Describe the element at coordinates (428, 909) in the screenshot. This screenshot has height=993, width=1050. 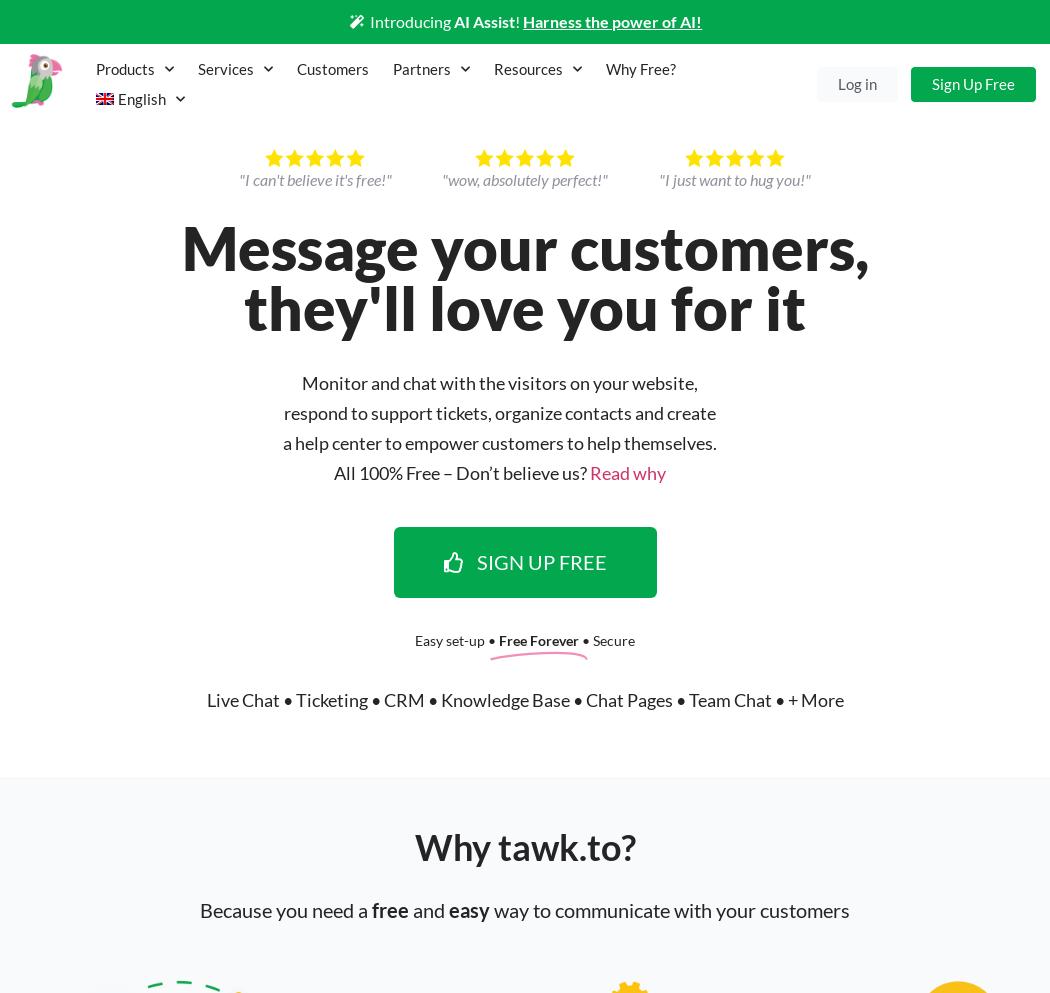
I see `'and'` at that location.